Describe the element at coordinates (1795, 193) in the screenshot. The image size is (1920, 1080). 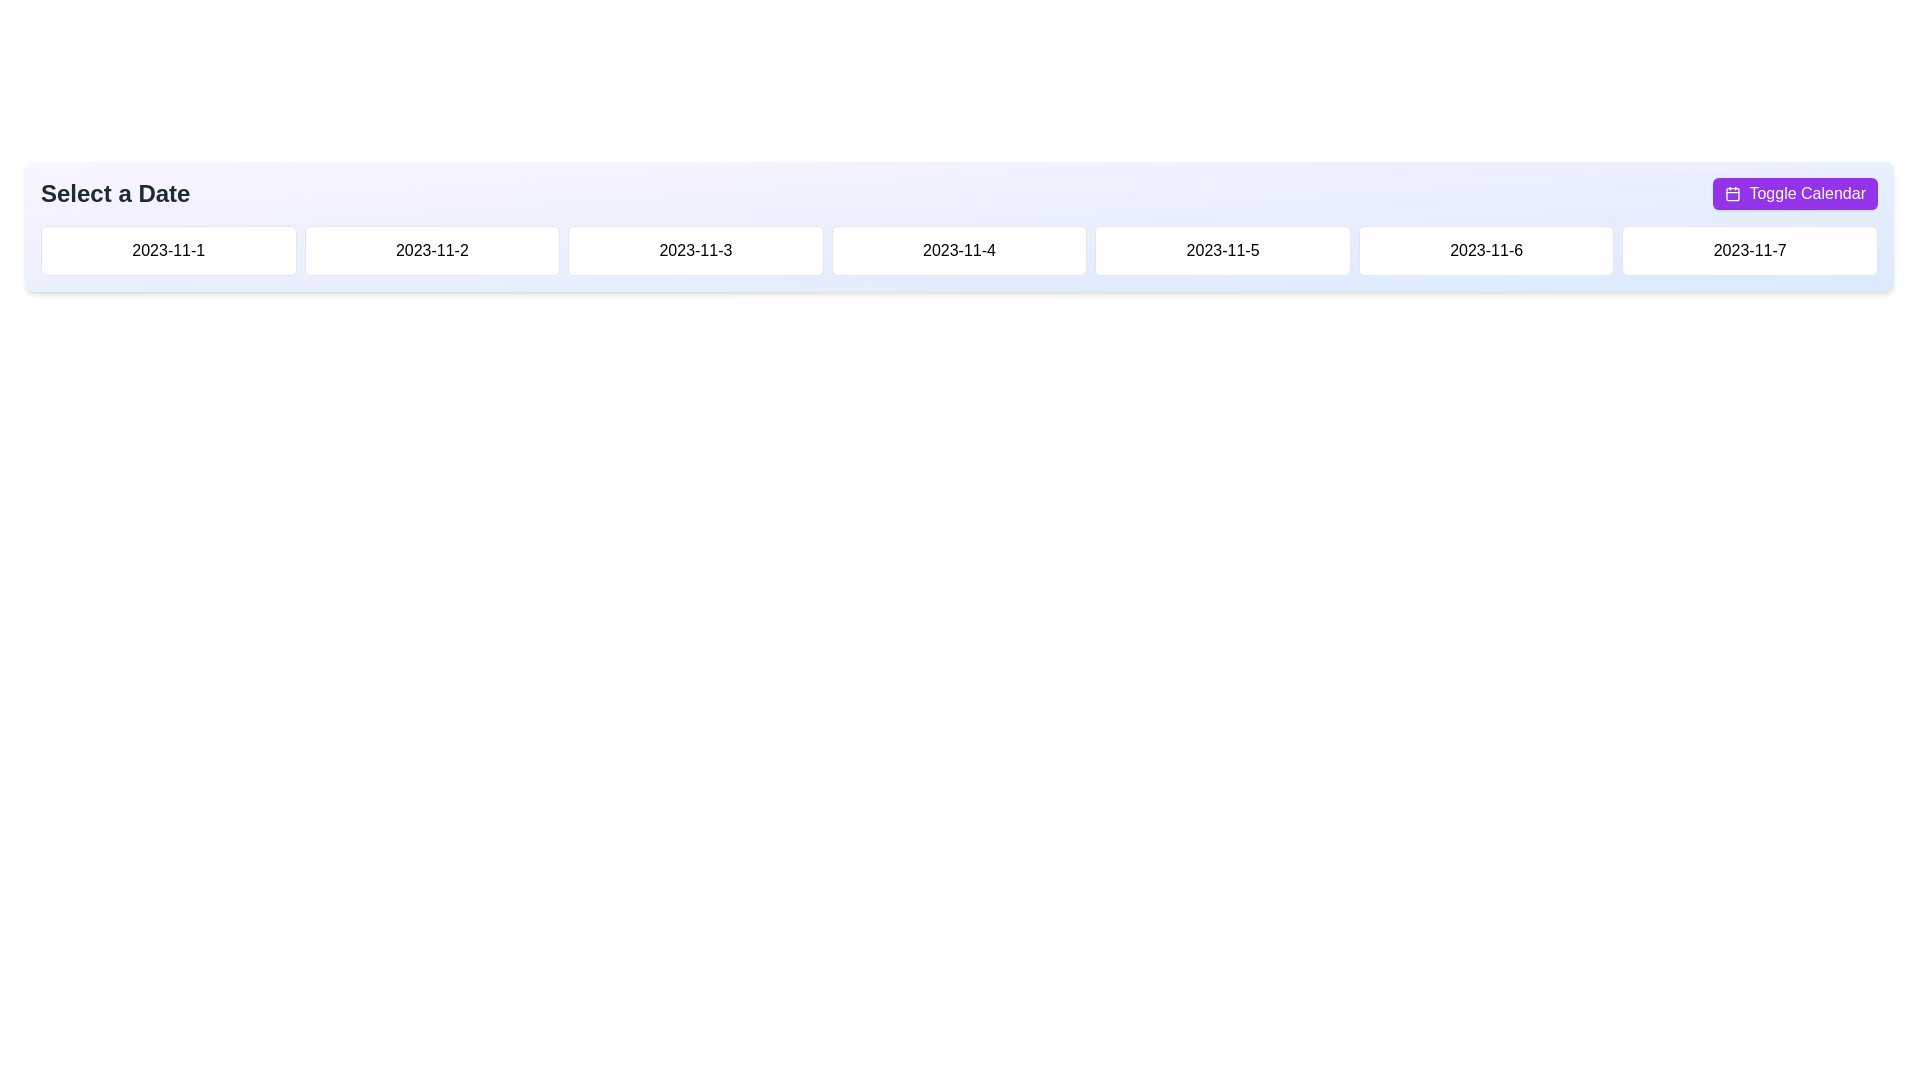
I see `the button located on the far right of the top interface, which toggles the visibility of the calendar interface` at that location.